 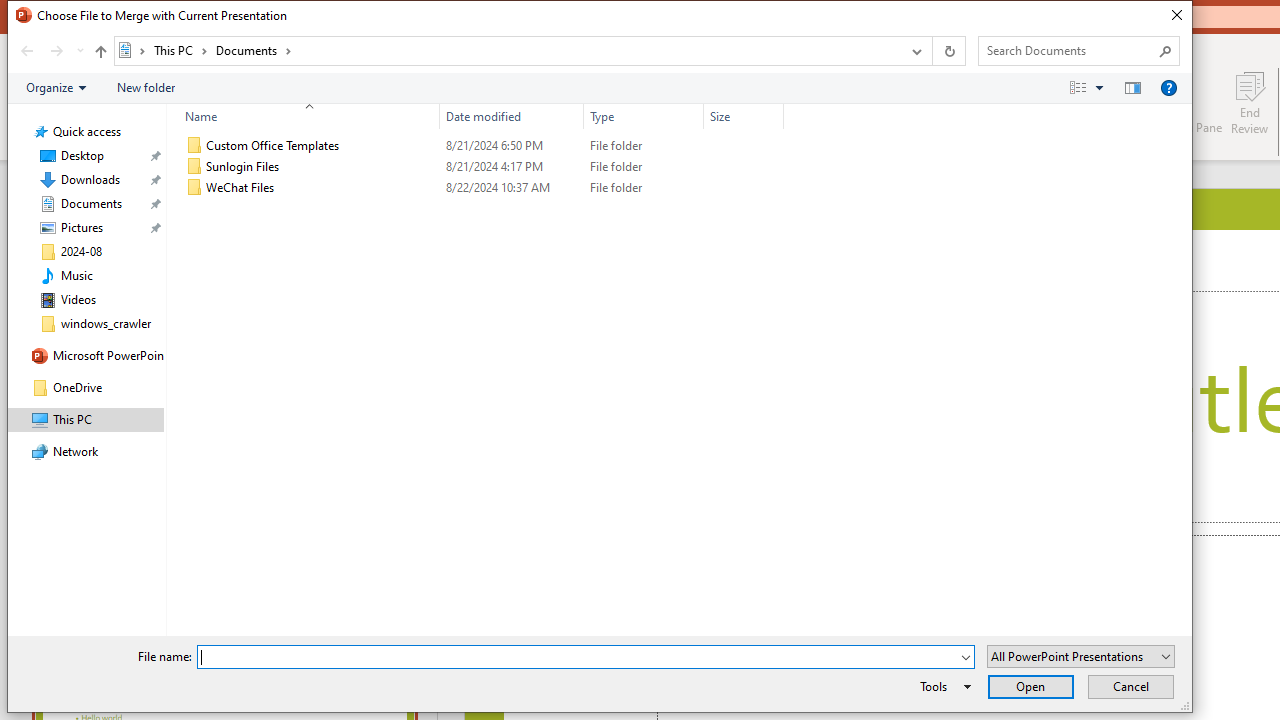 What do you see at coordinates (144, 86) in the screenshot?
I see `'New folder'` at bounding box center [144, 86].